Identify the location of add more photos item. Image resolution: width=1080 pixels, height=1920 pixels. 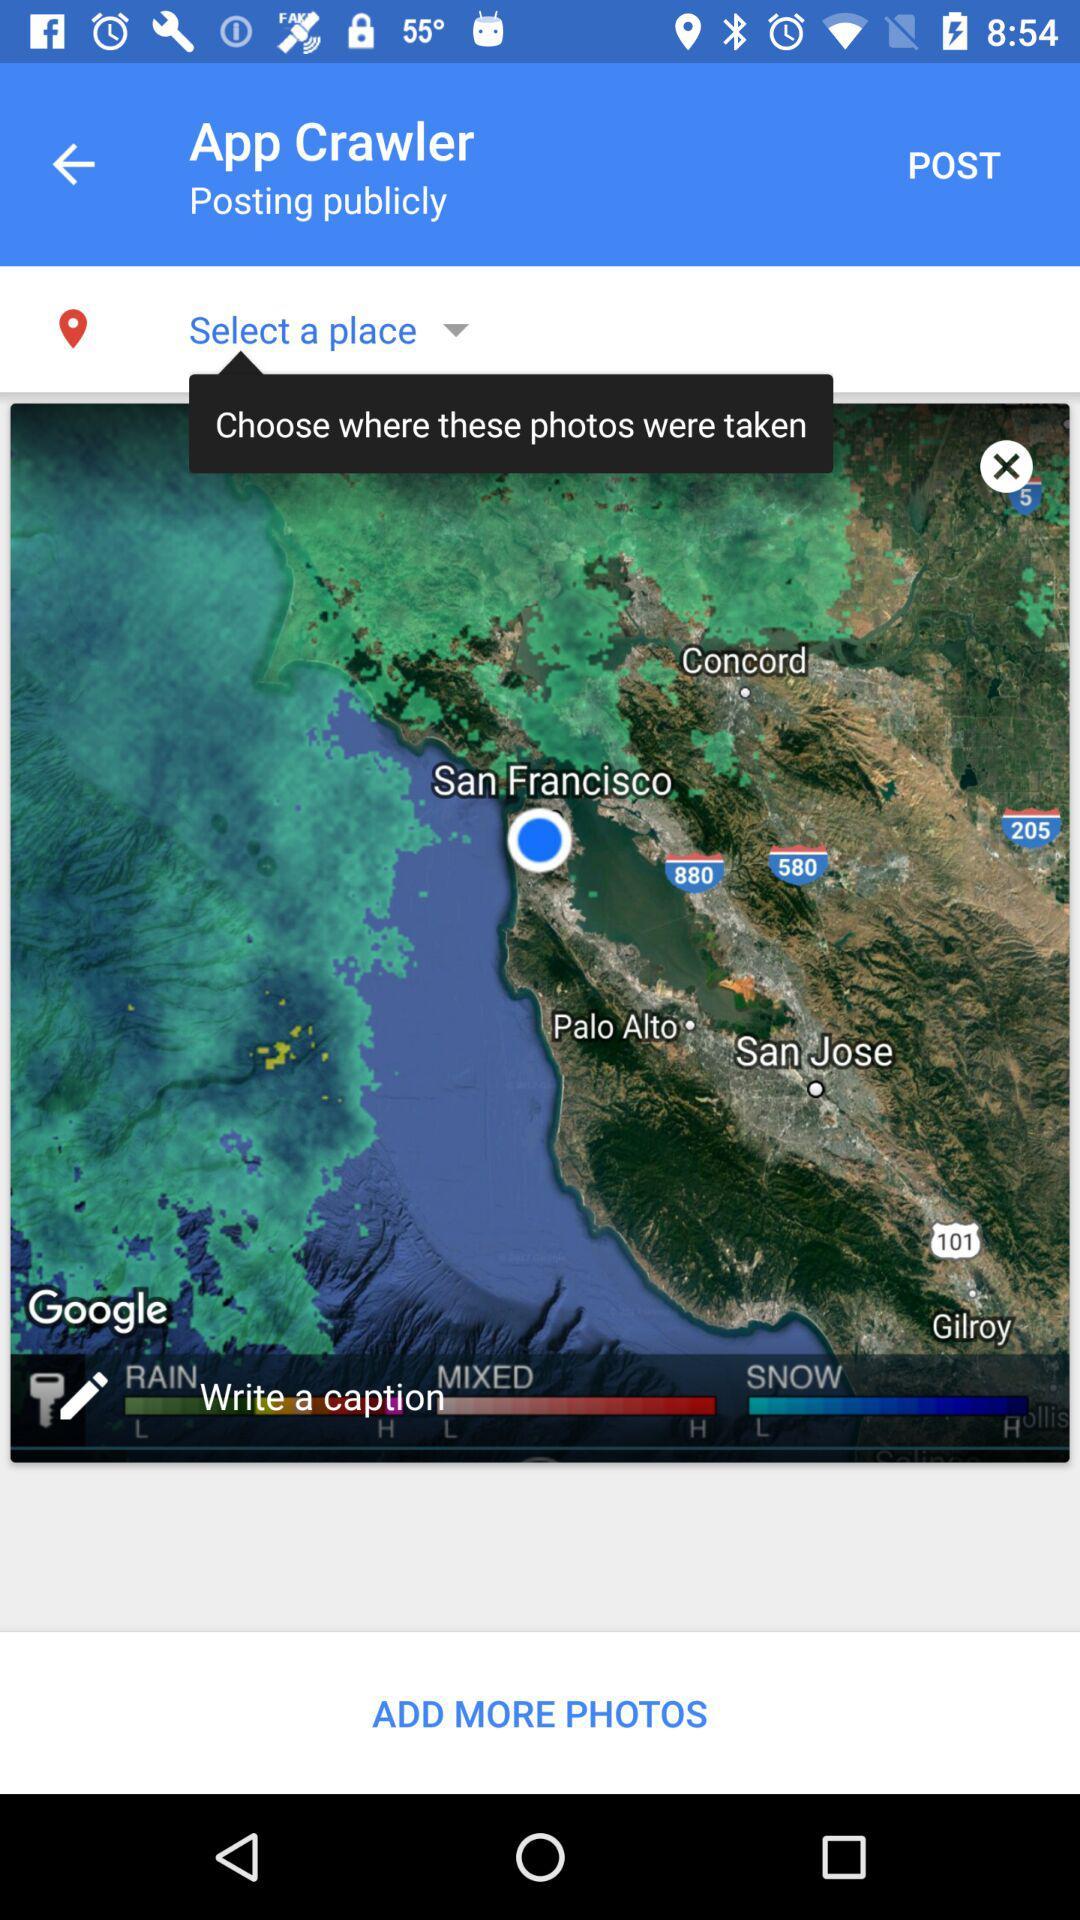
(540, 1712).